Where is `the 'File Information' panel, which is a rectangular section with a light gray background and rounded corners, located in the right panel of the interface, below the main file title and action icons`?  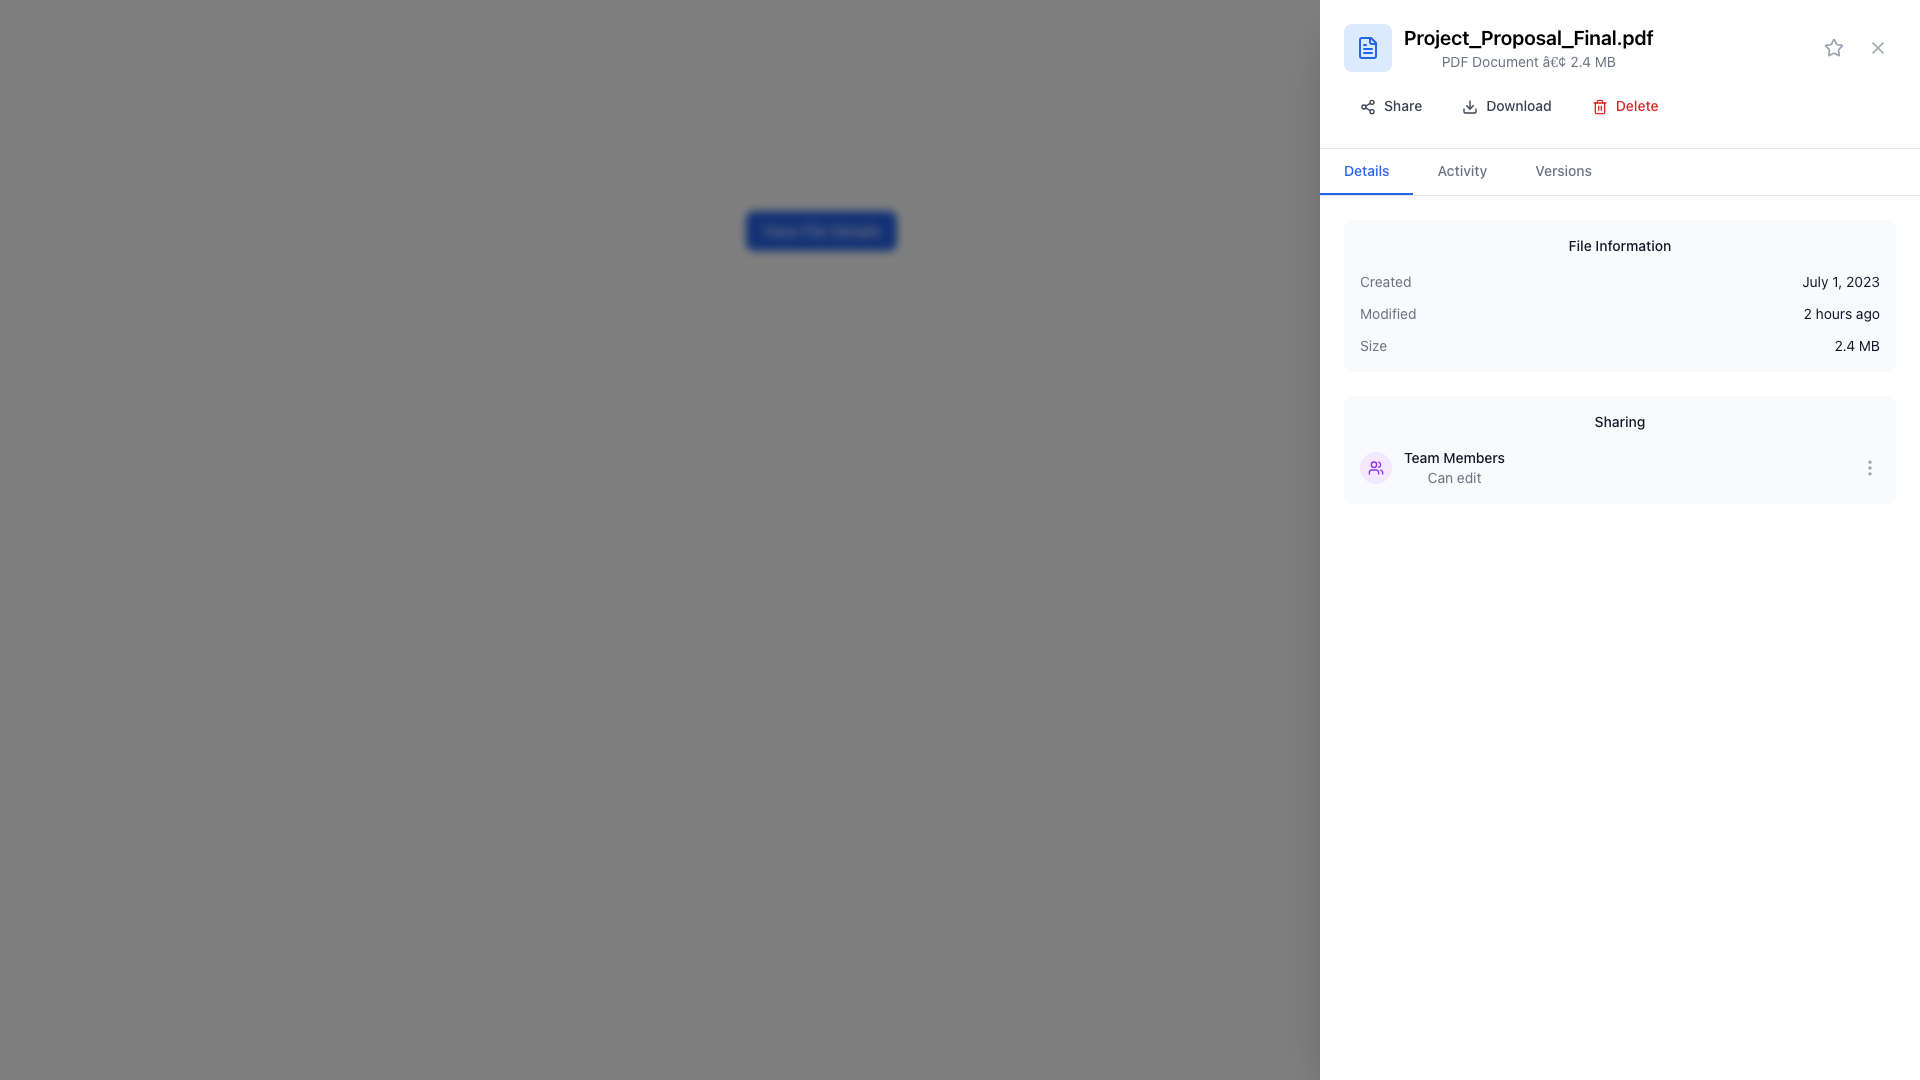 the 'File Information' panel, which is a rectangular section with a light gray background and rounded corners, located in the right panel of the interface, below the main file title and action icons is located at coordinates (1620, 296).